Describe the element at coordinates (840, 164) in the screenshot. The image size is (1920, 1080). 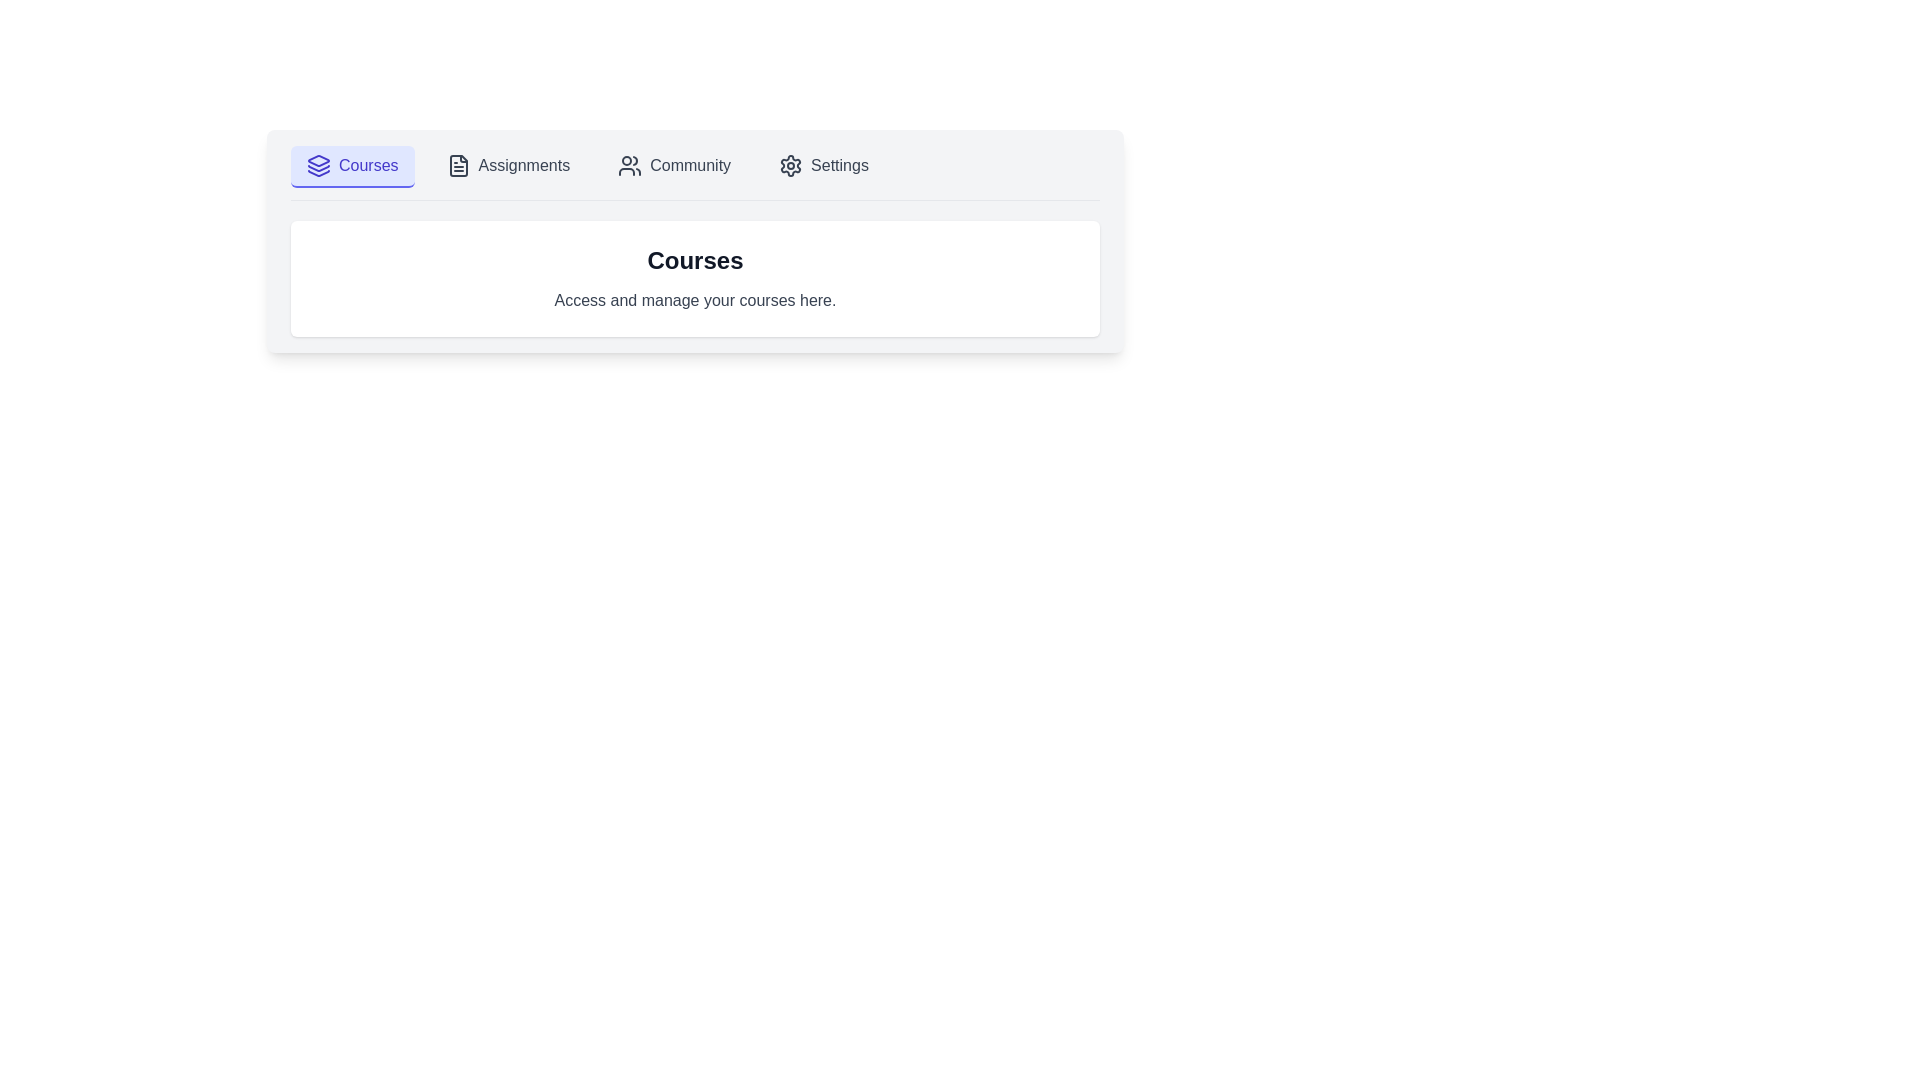
I see `the settings text label located in the top-right portion of the navigation menu bar` at that location.